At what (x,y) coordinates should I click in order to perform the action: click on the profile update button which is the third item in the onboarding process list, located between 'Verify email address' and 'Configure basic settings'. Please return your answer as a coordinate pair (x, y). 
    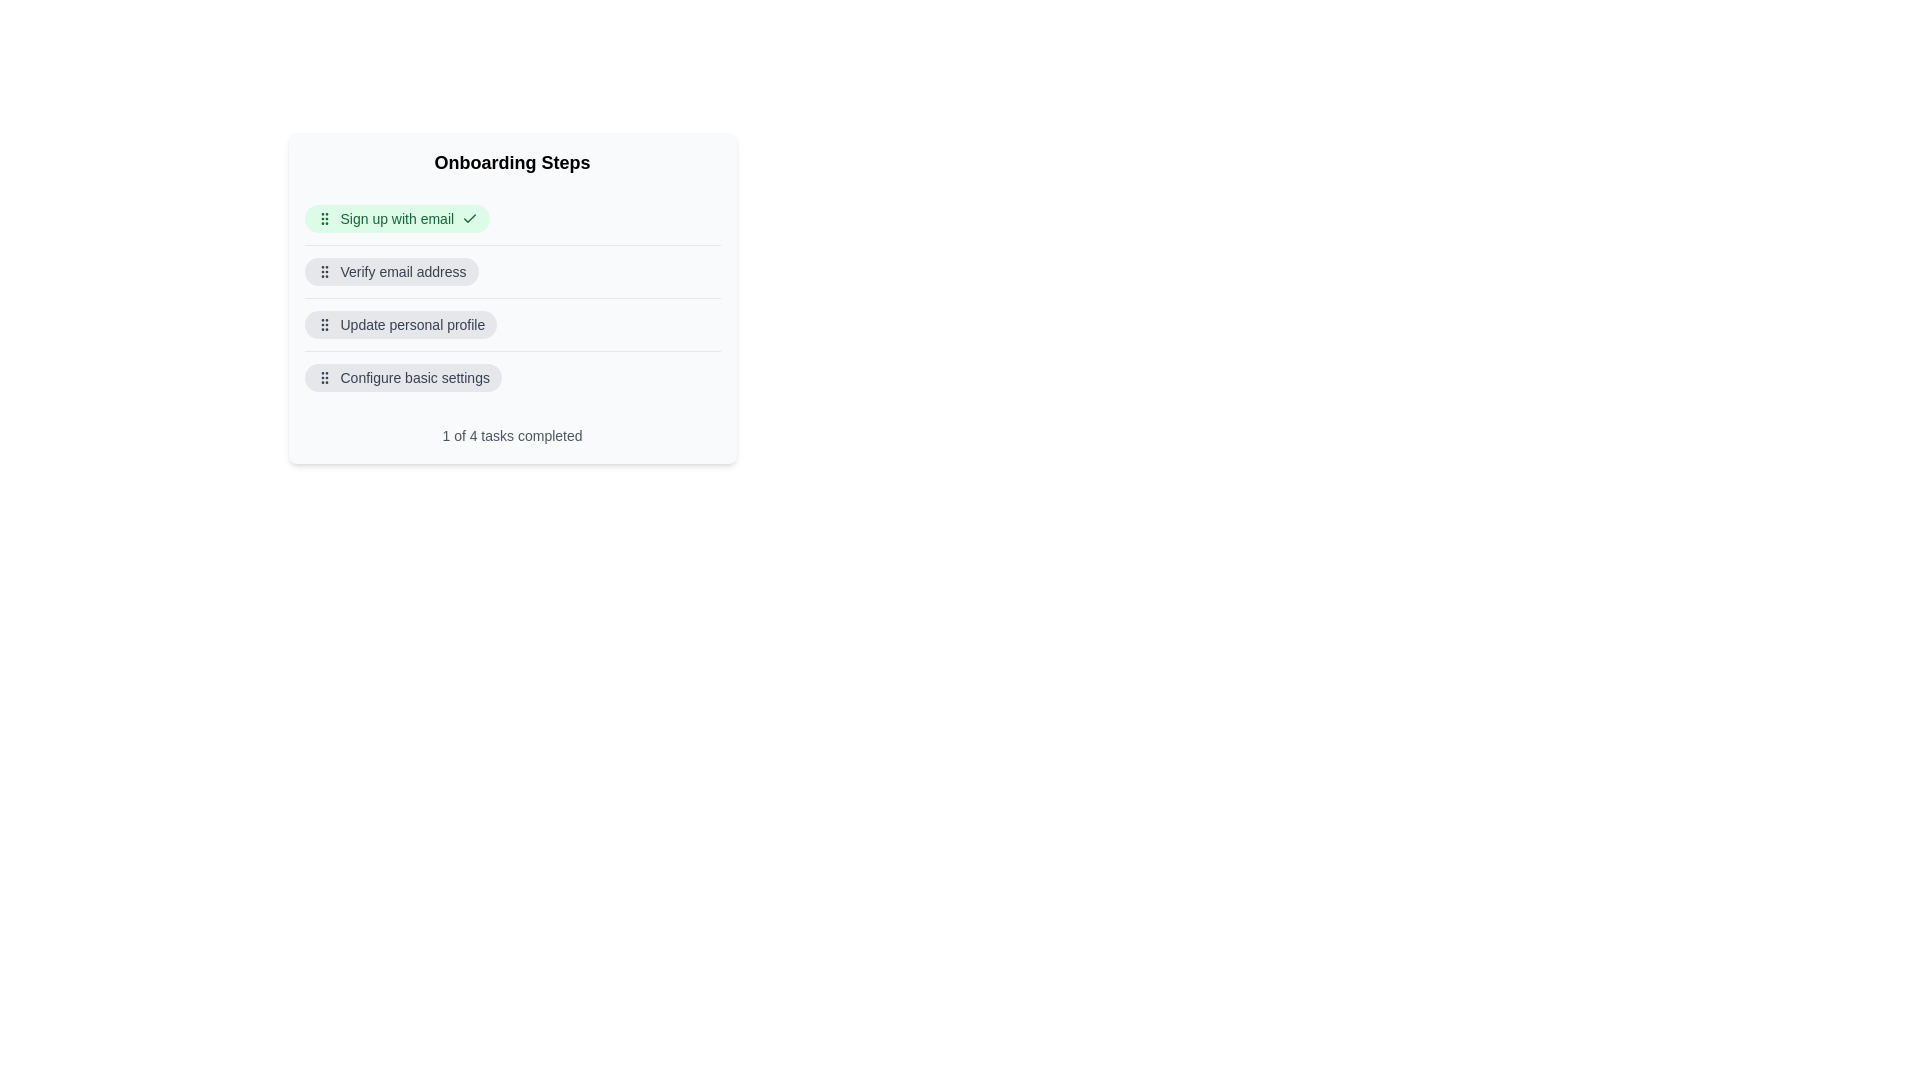
    Looking at the image, I should click on (400, 323).